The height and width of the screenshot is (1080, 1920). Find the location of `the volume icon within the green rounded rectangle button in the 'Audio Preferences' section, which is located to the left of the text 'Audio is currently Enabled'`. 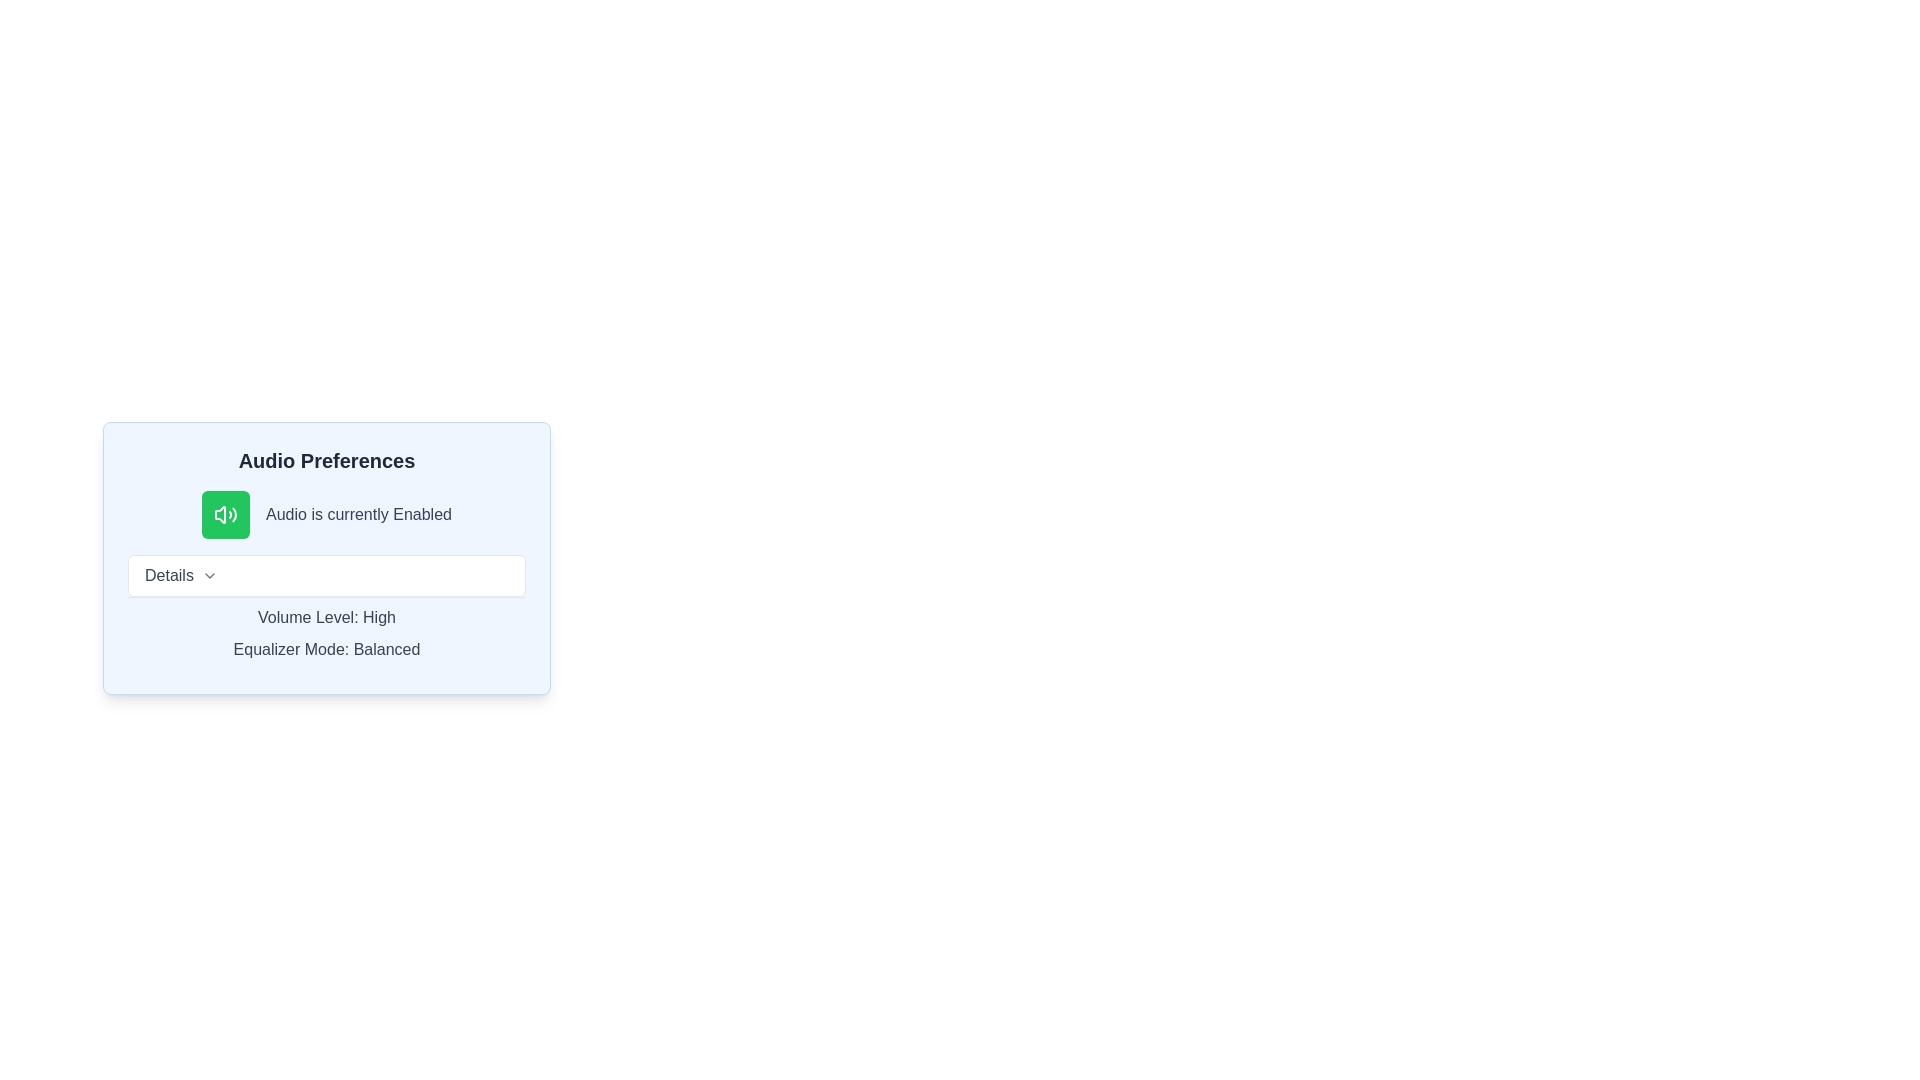

the volume icon within the green rounded rectangle button in the 'Audio Preferences' section, which is located to the left of the text 'Audio is currently Enabled' is located at coordinates (225, 514).